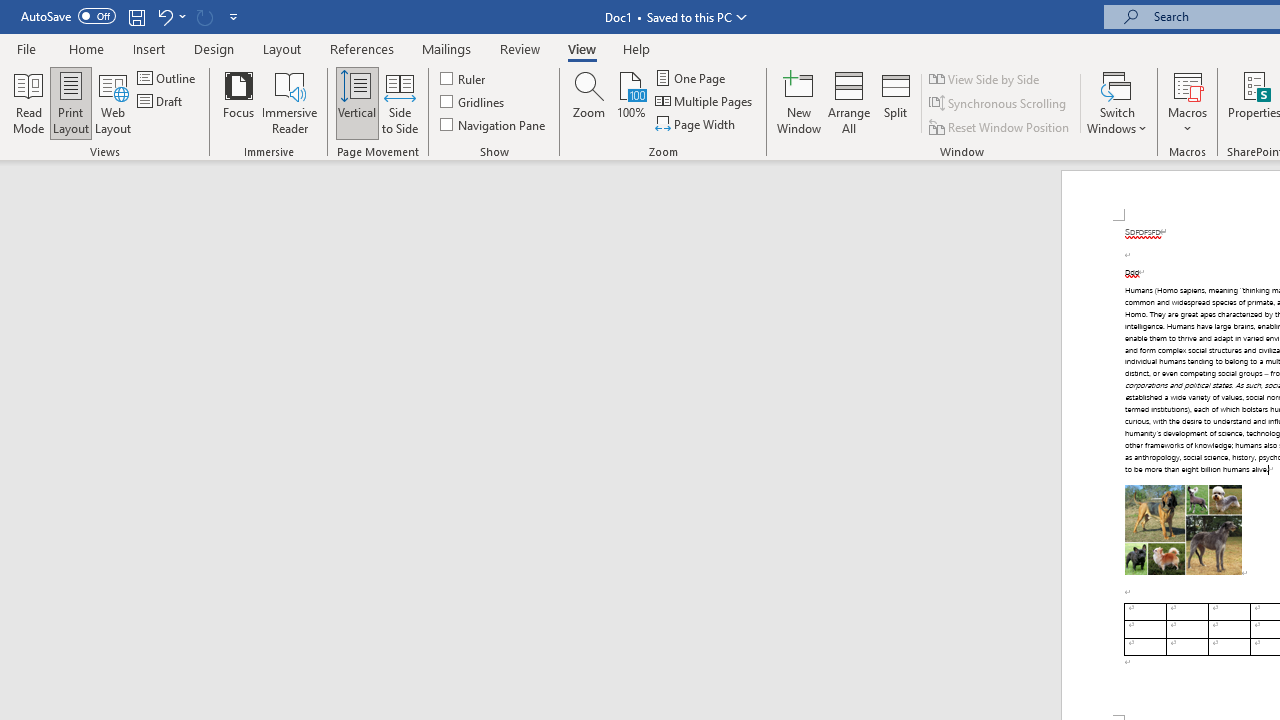 This screenshot has width=1280, height=720. Describe the element at coordinates (999, 103) in the screenshot. I see `'Synchronous Scrolling'` at that location.